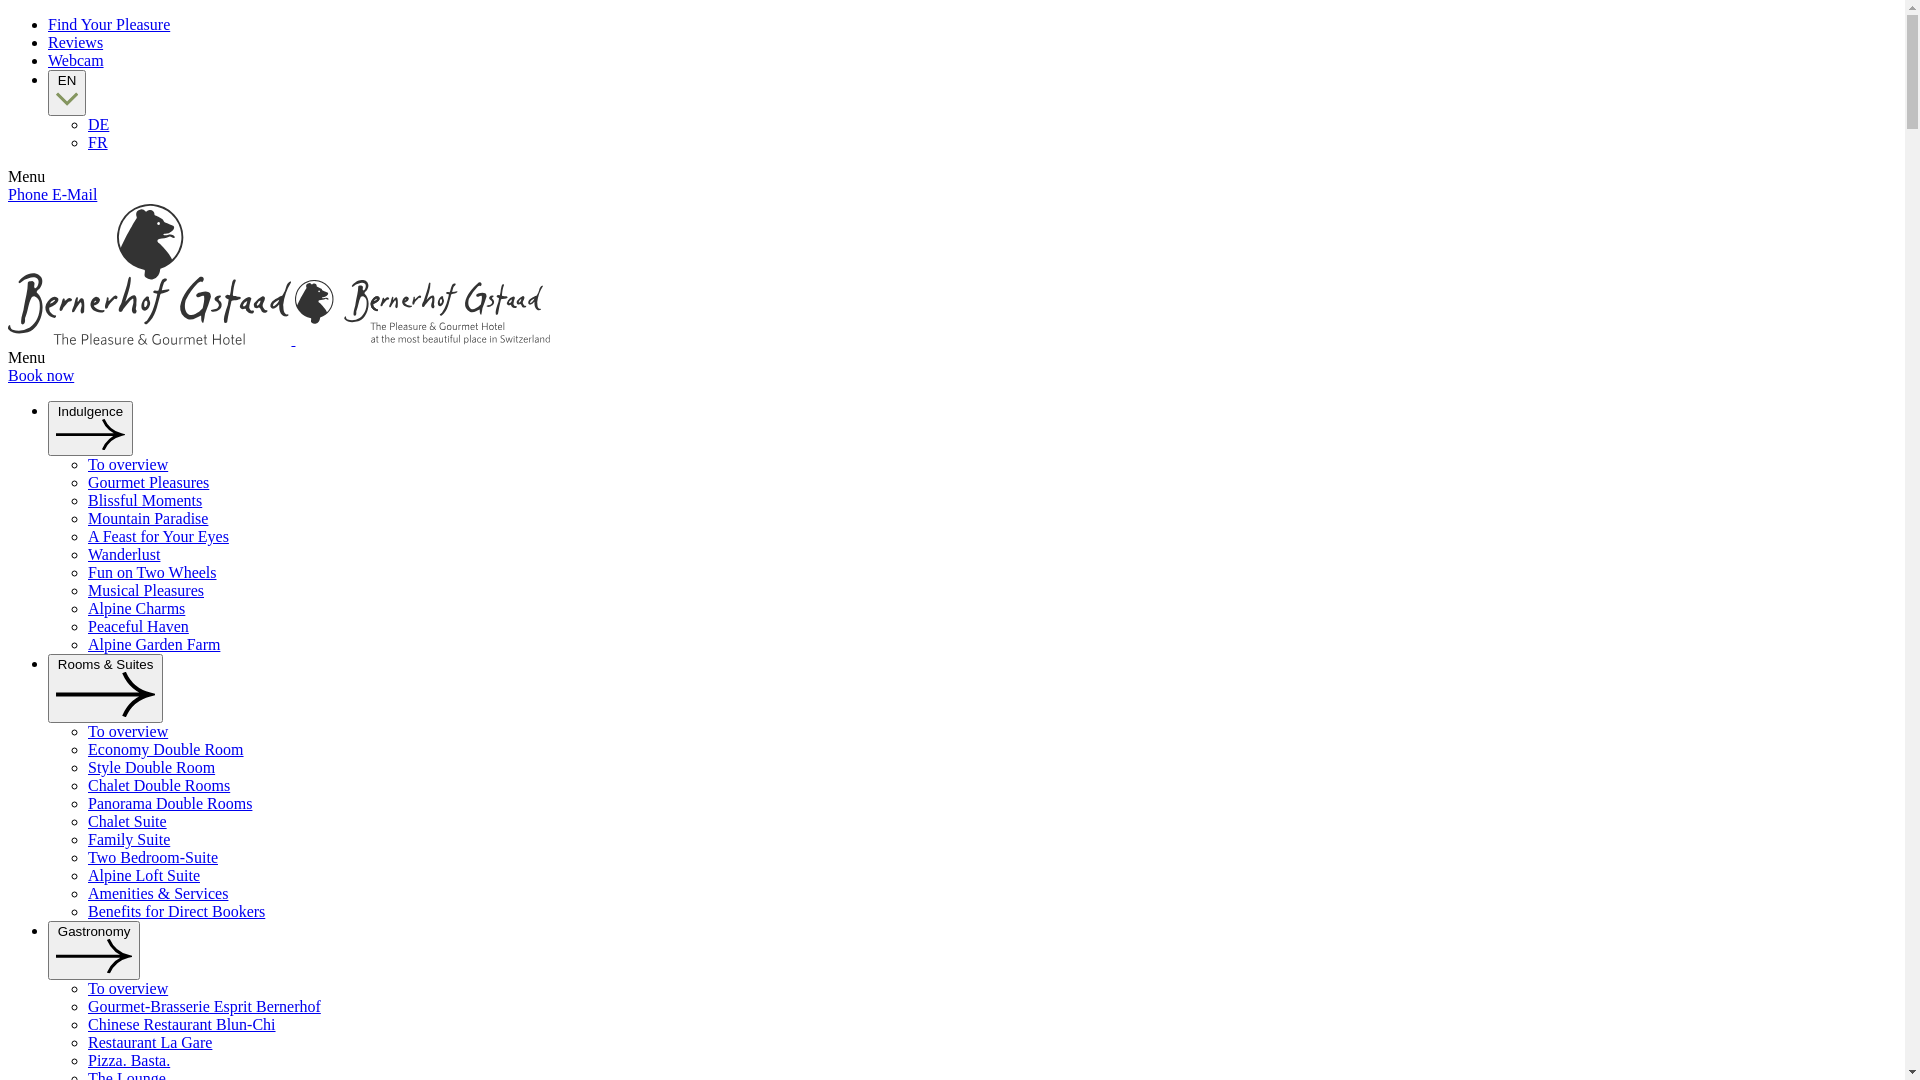 The height and width of the screenshot is (1080, 1920). I want to click on 'Book now', so click(41, 375).